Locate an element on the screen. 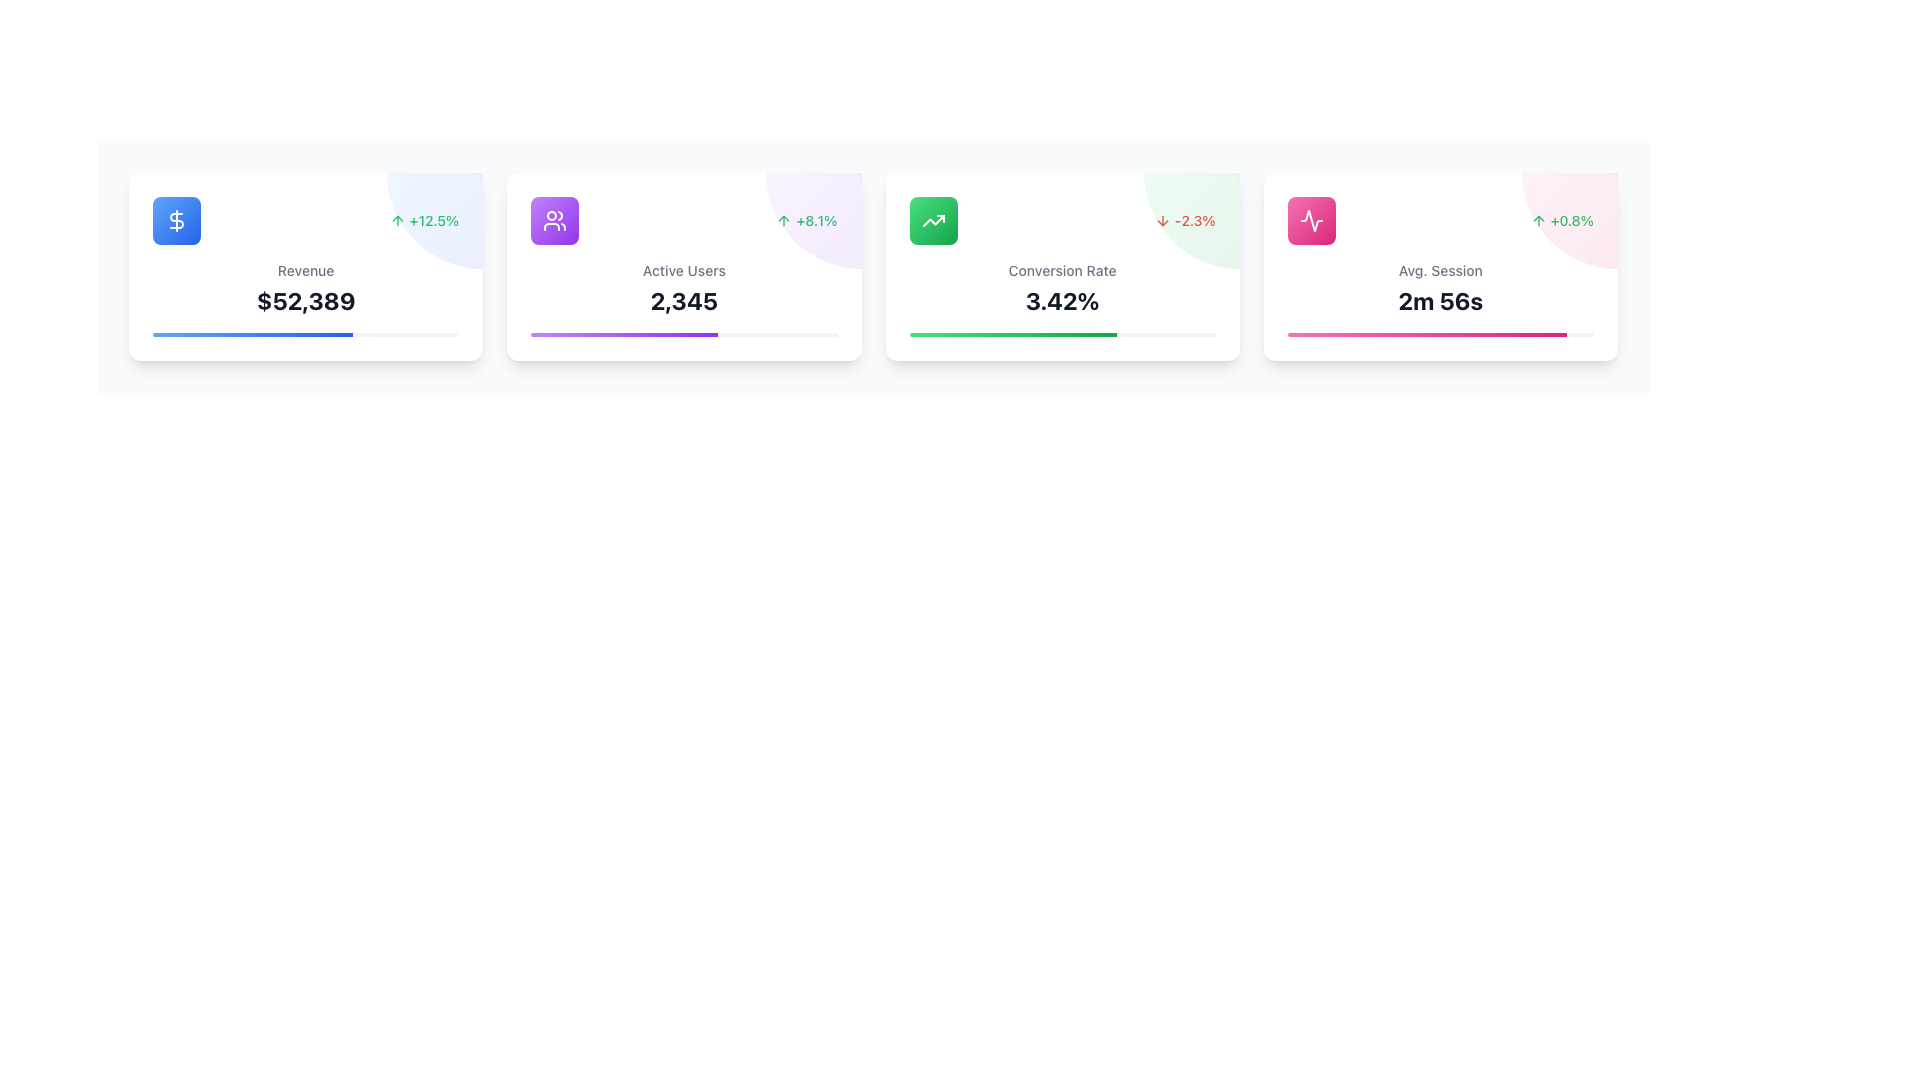 The width and height of the screenshot is (1920, 1080). the visual representation of the blue gradient progress bar segment located within the white card labeled 'Revenue', which shows a numerical value of $52,389 and an increase percentage of +12.5% is located at coordinates (252, 334).